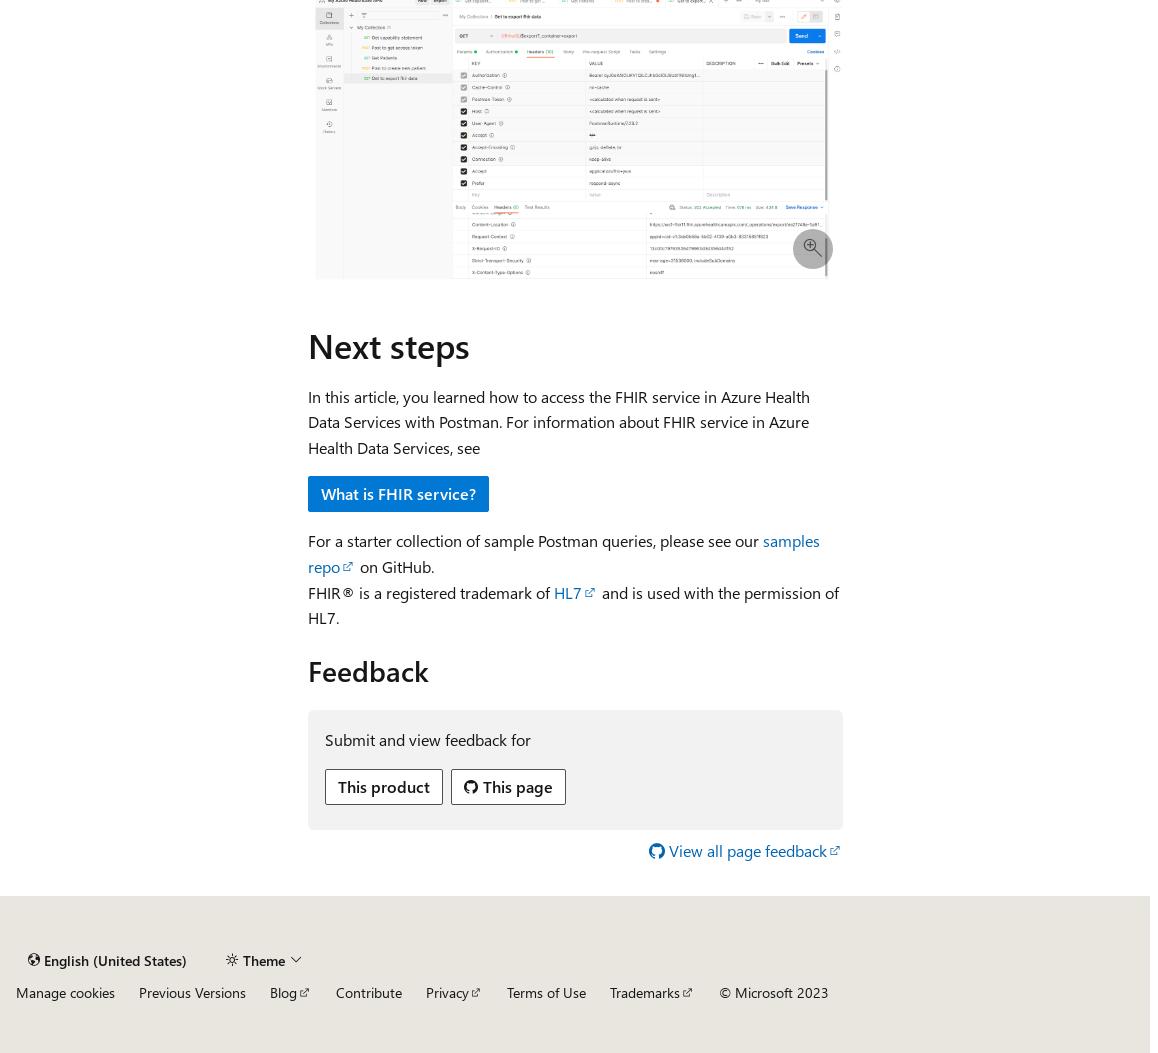 This screenshot has width=1158, height=1053. Describe the element at coordinates (772, 992) in the screenshot. I see `'© Microsoft 2023'` at that location.